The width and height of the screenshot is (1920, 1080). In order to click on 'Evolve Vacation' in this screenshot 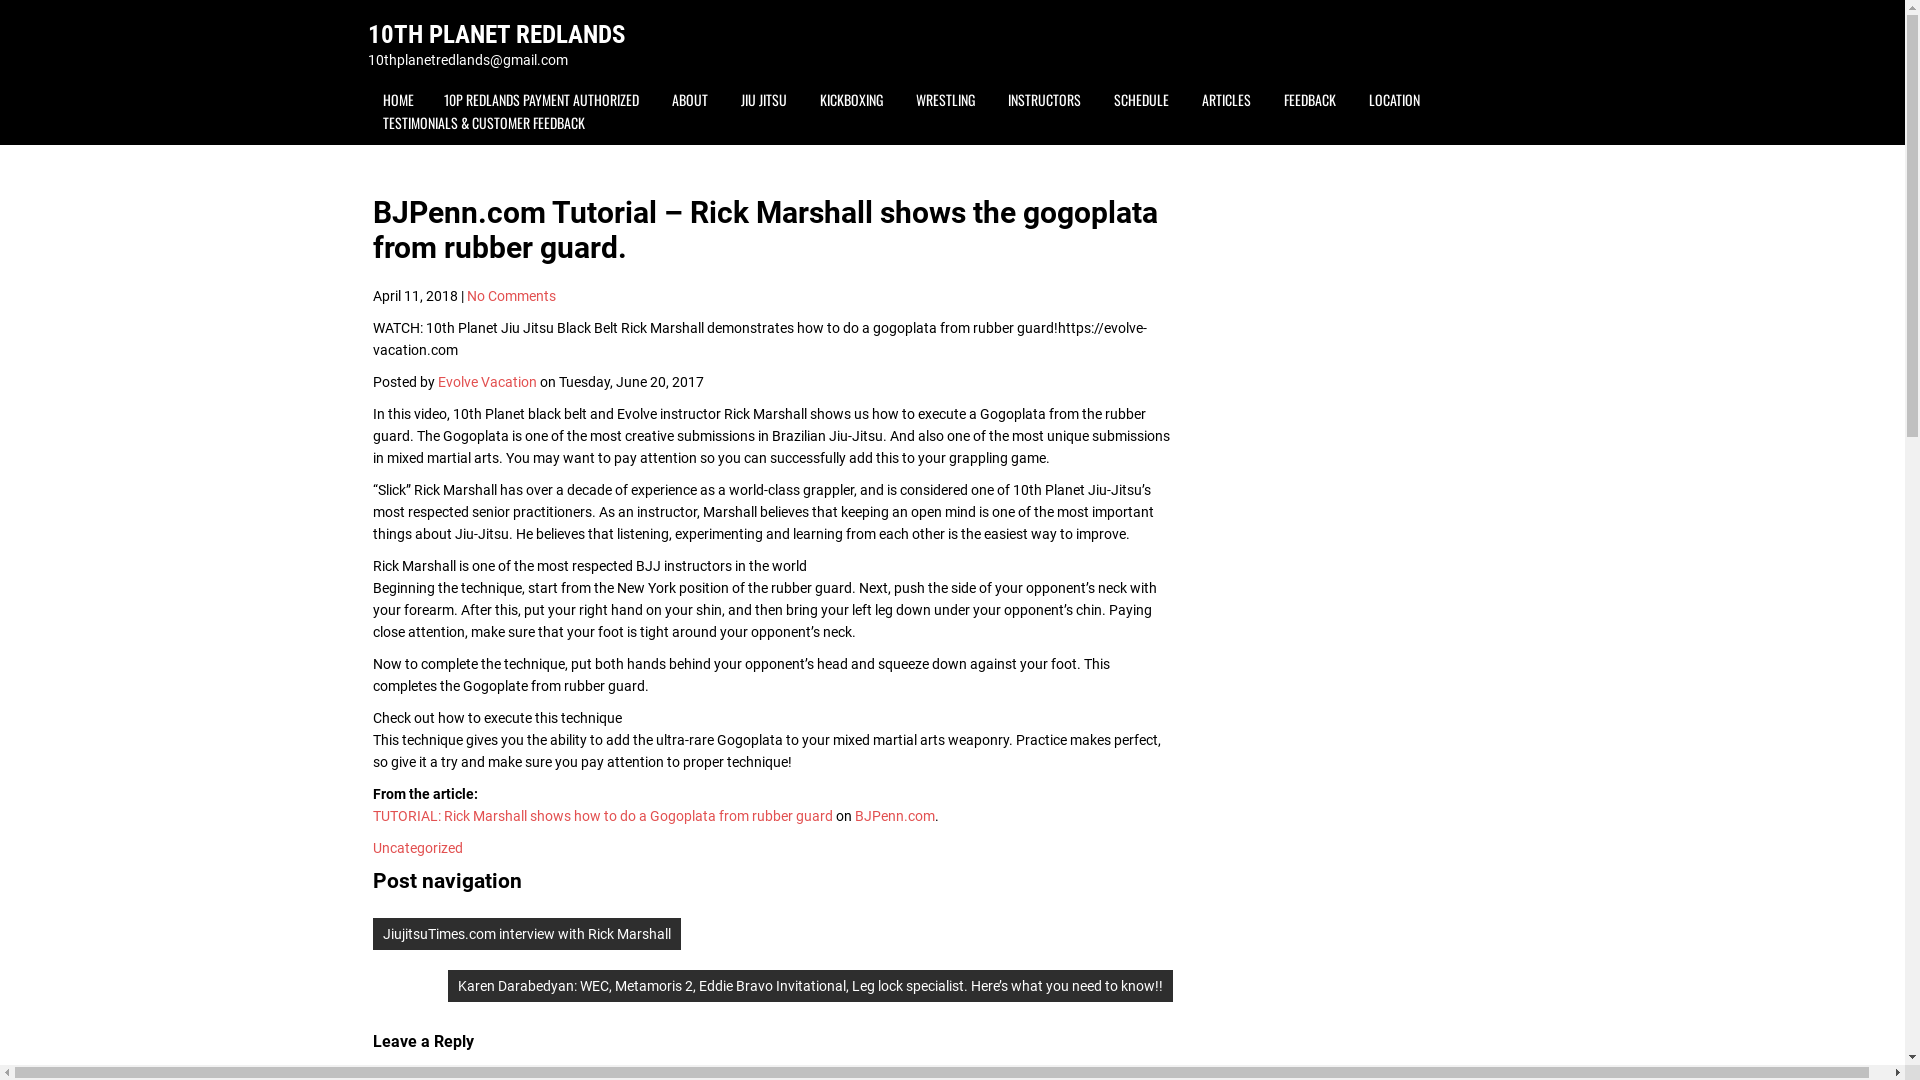, I will do `click(487, 381)`.